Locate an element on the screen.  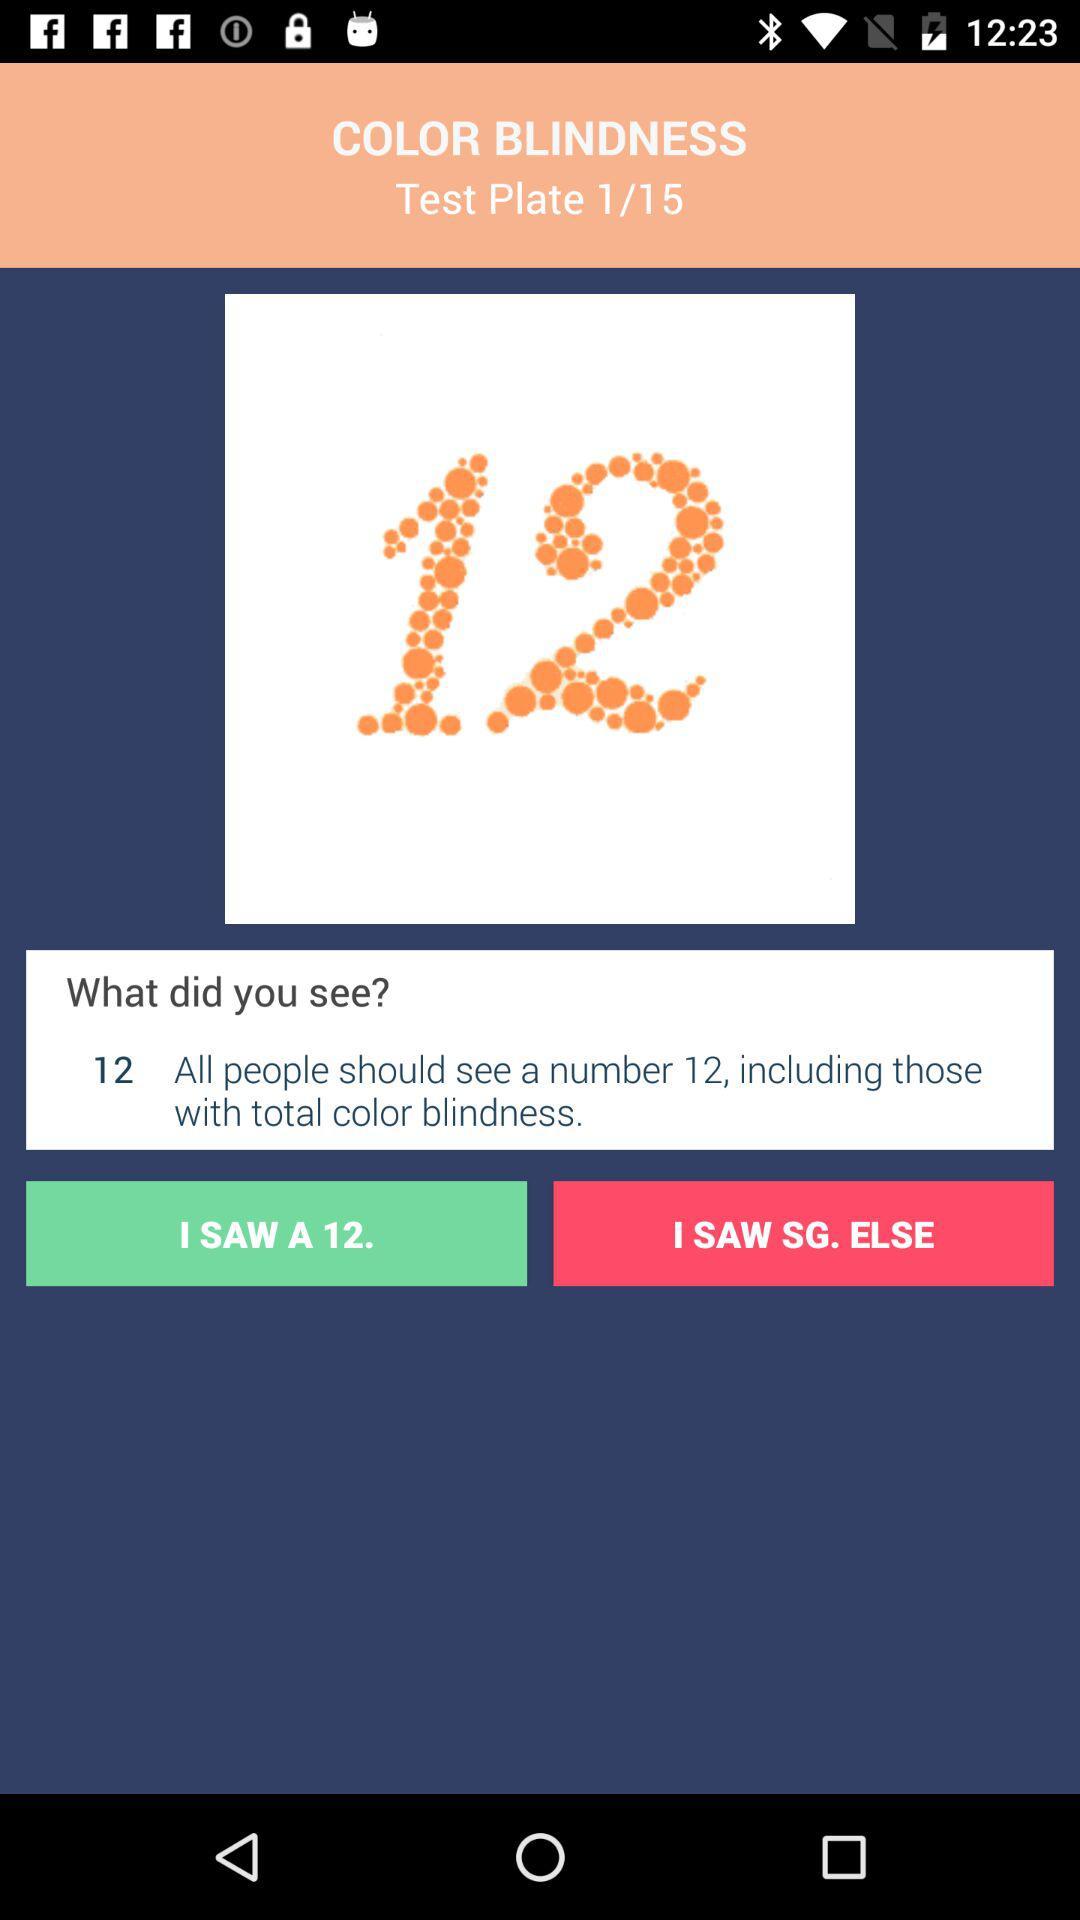
the icon below test plate 1 is located at coordinates (540, 608).